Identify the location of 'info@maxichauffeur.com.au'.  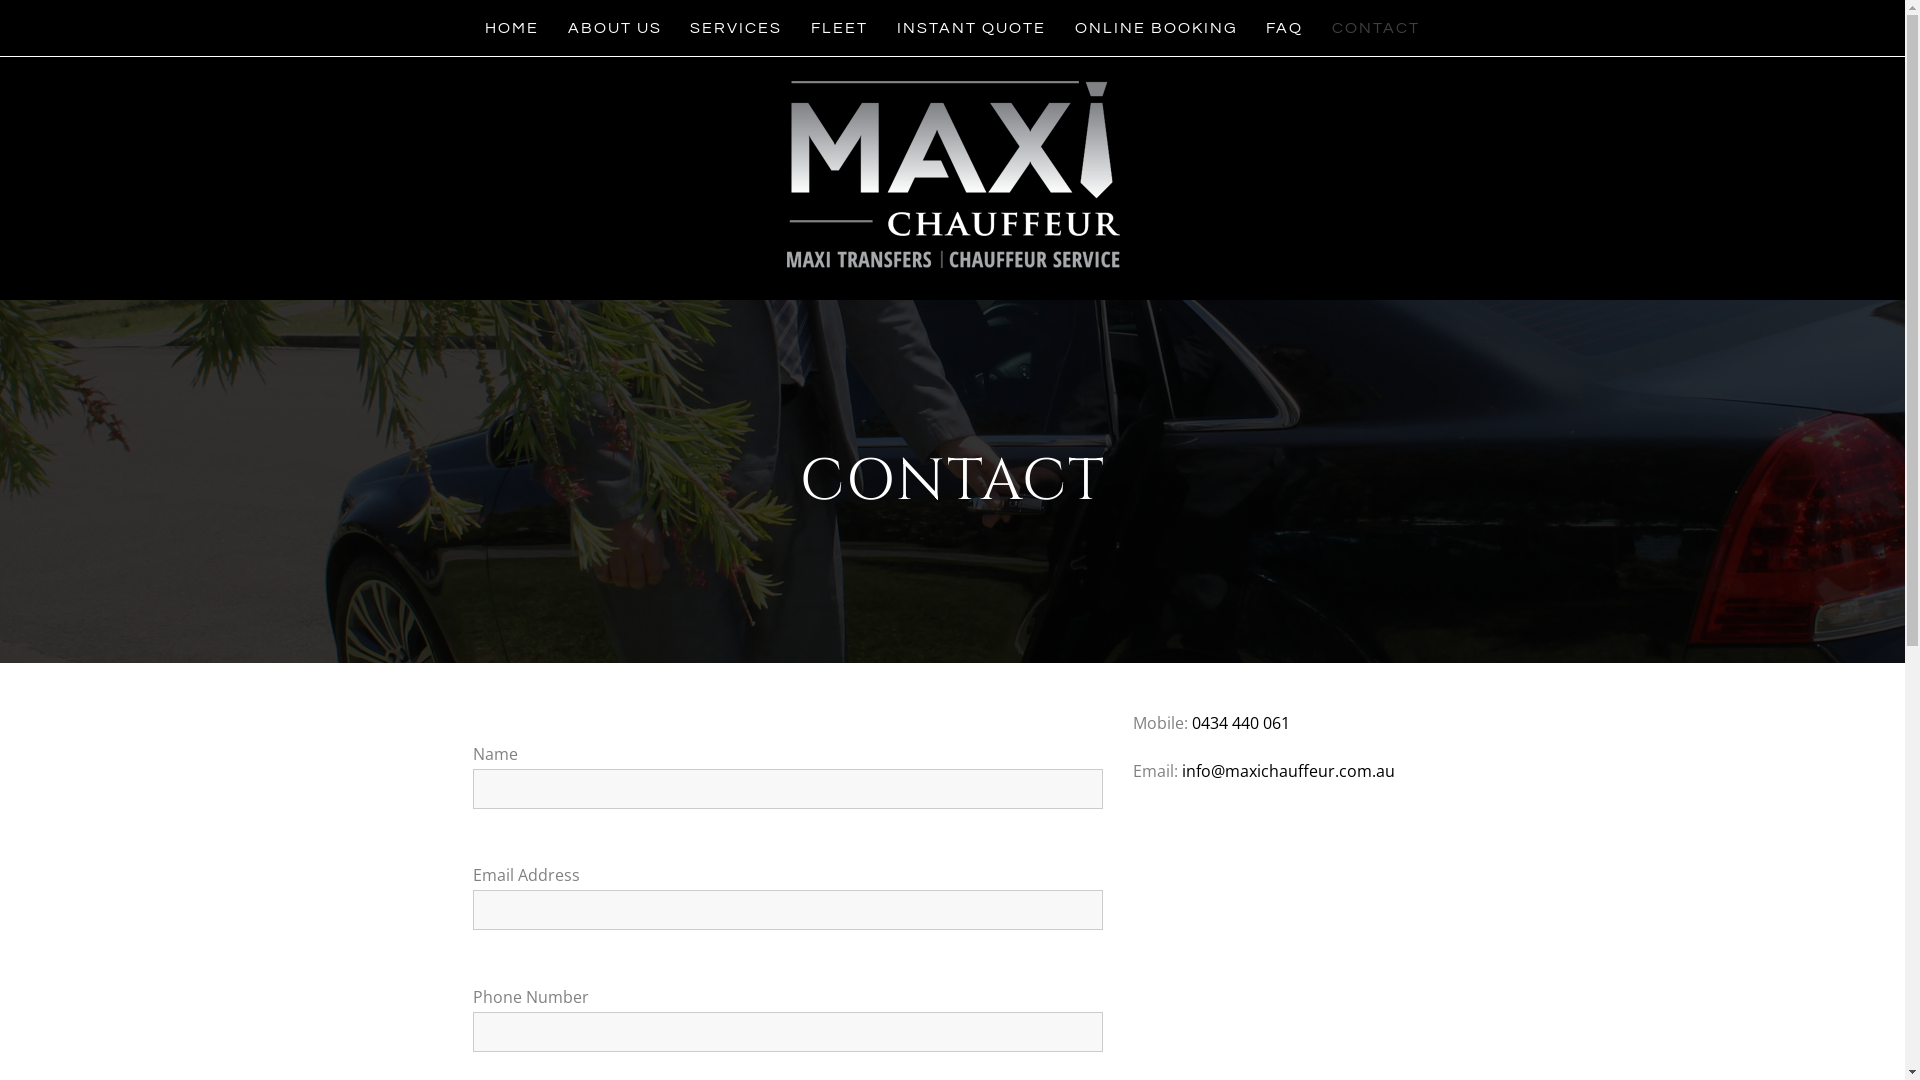
(1288, 770).